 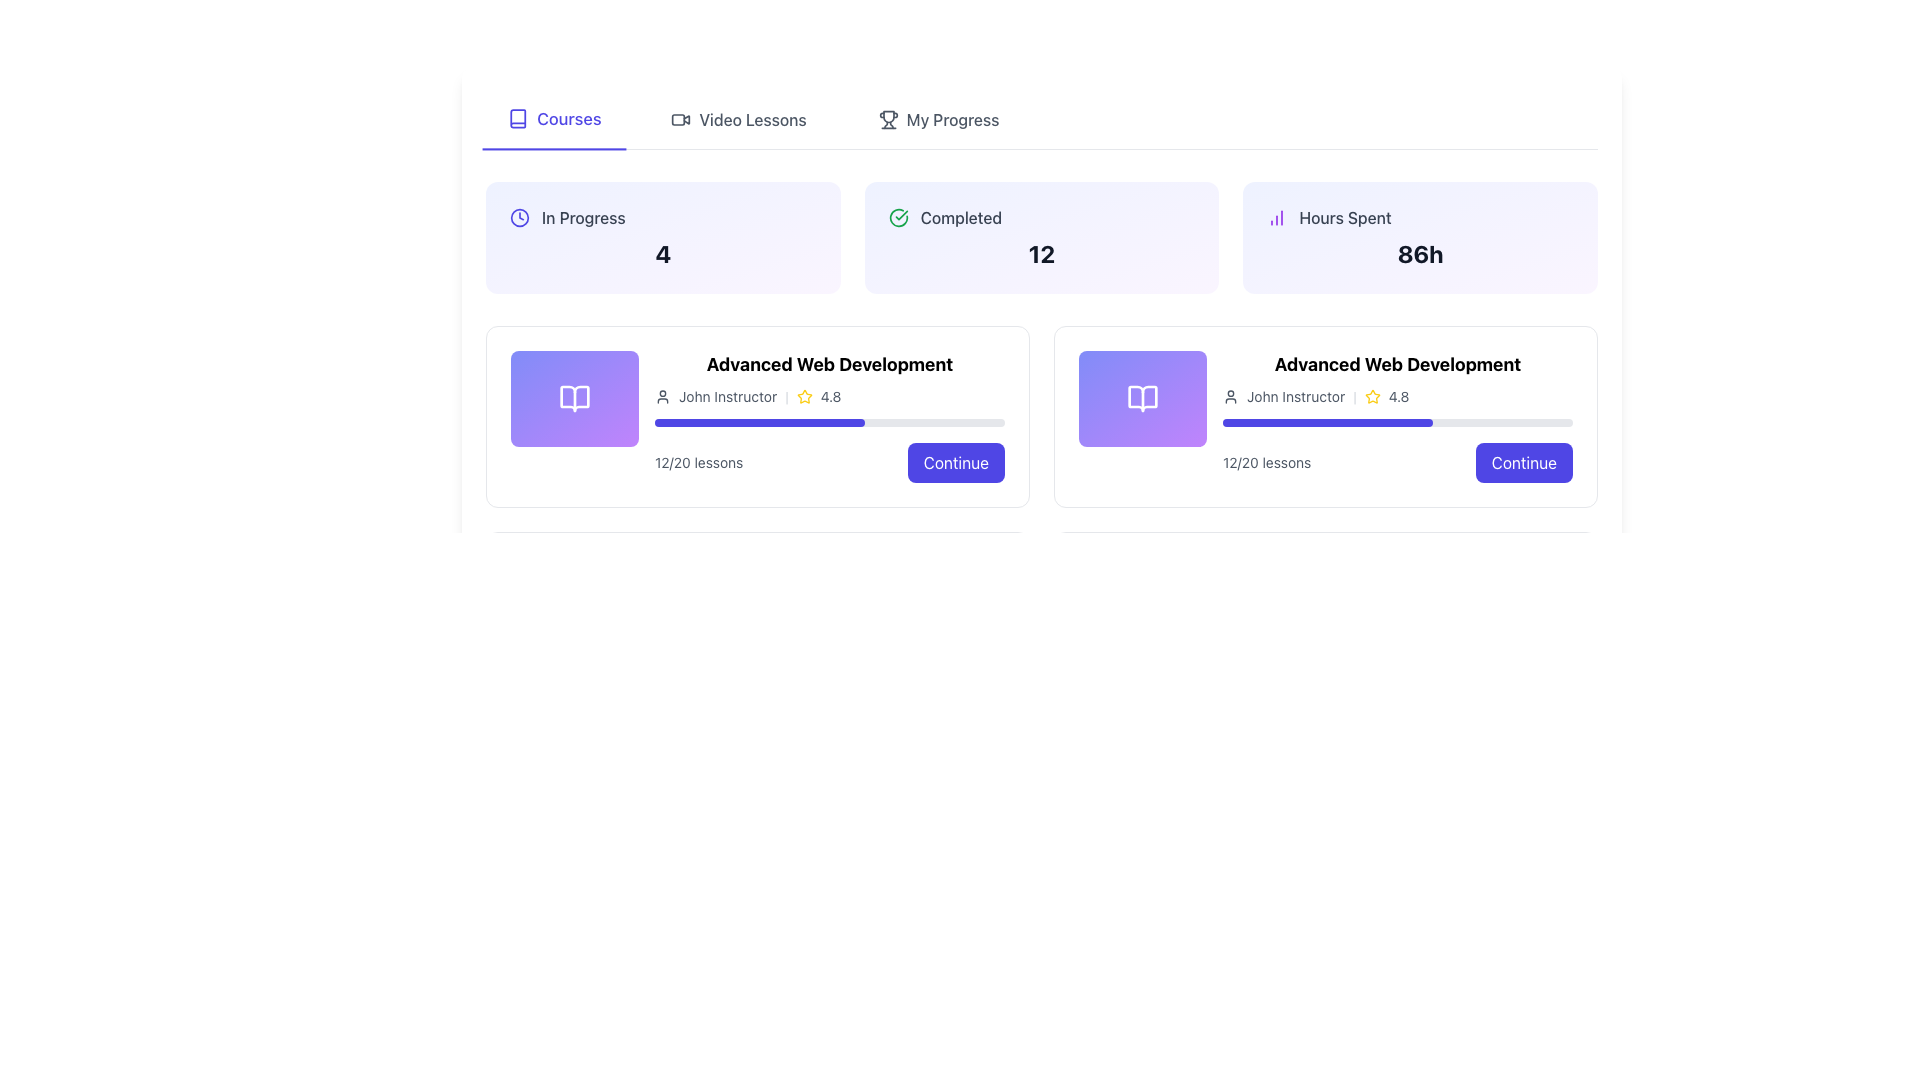 I want to click on the circular icon within the SVG clock icon that is adjacent to the 'In Progress' text in the progress tracker section, so click(x=519, y=218).